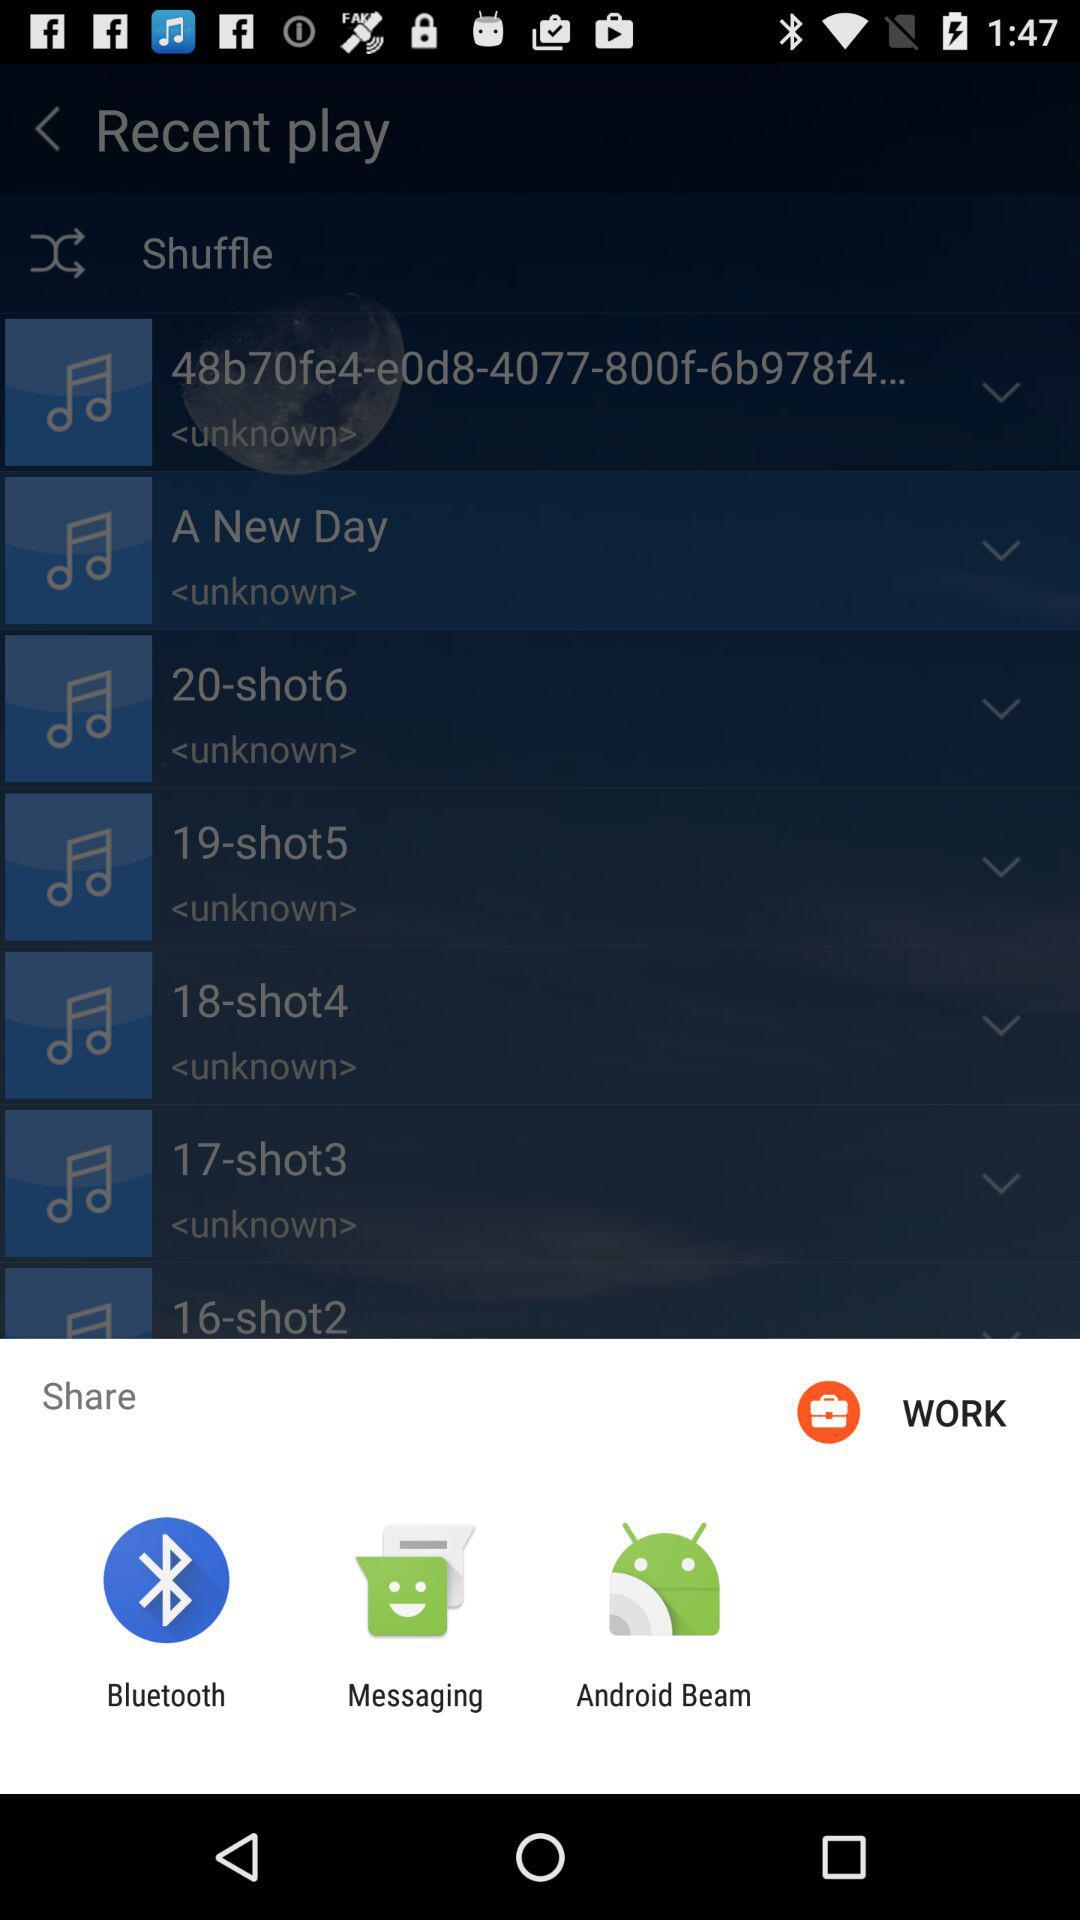 The image size is (1080, 1920). I want to click on the item next to messaging app, so click(165, 1711).